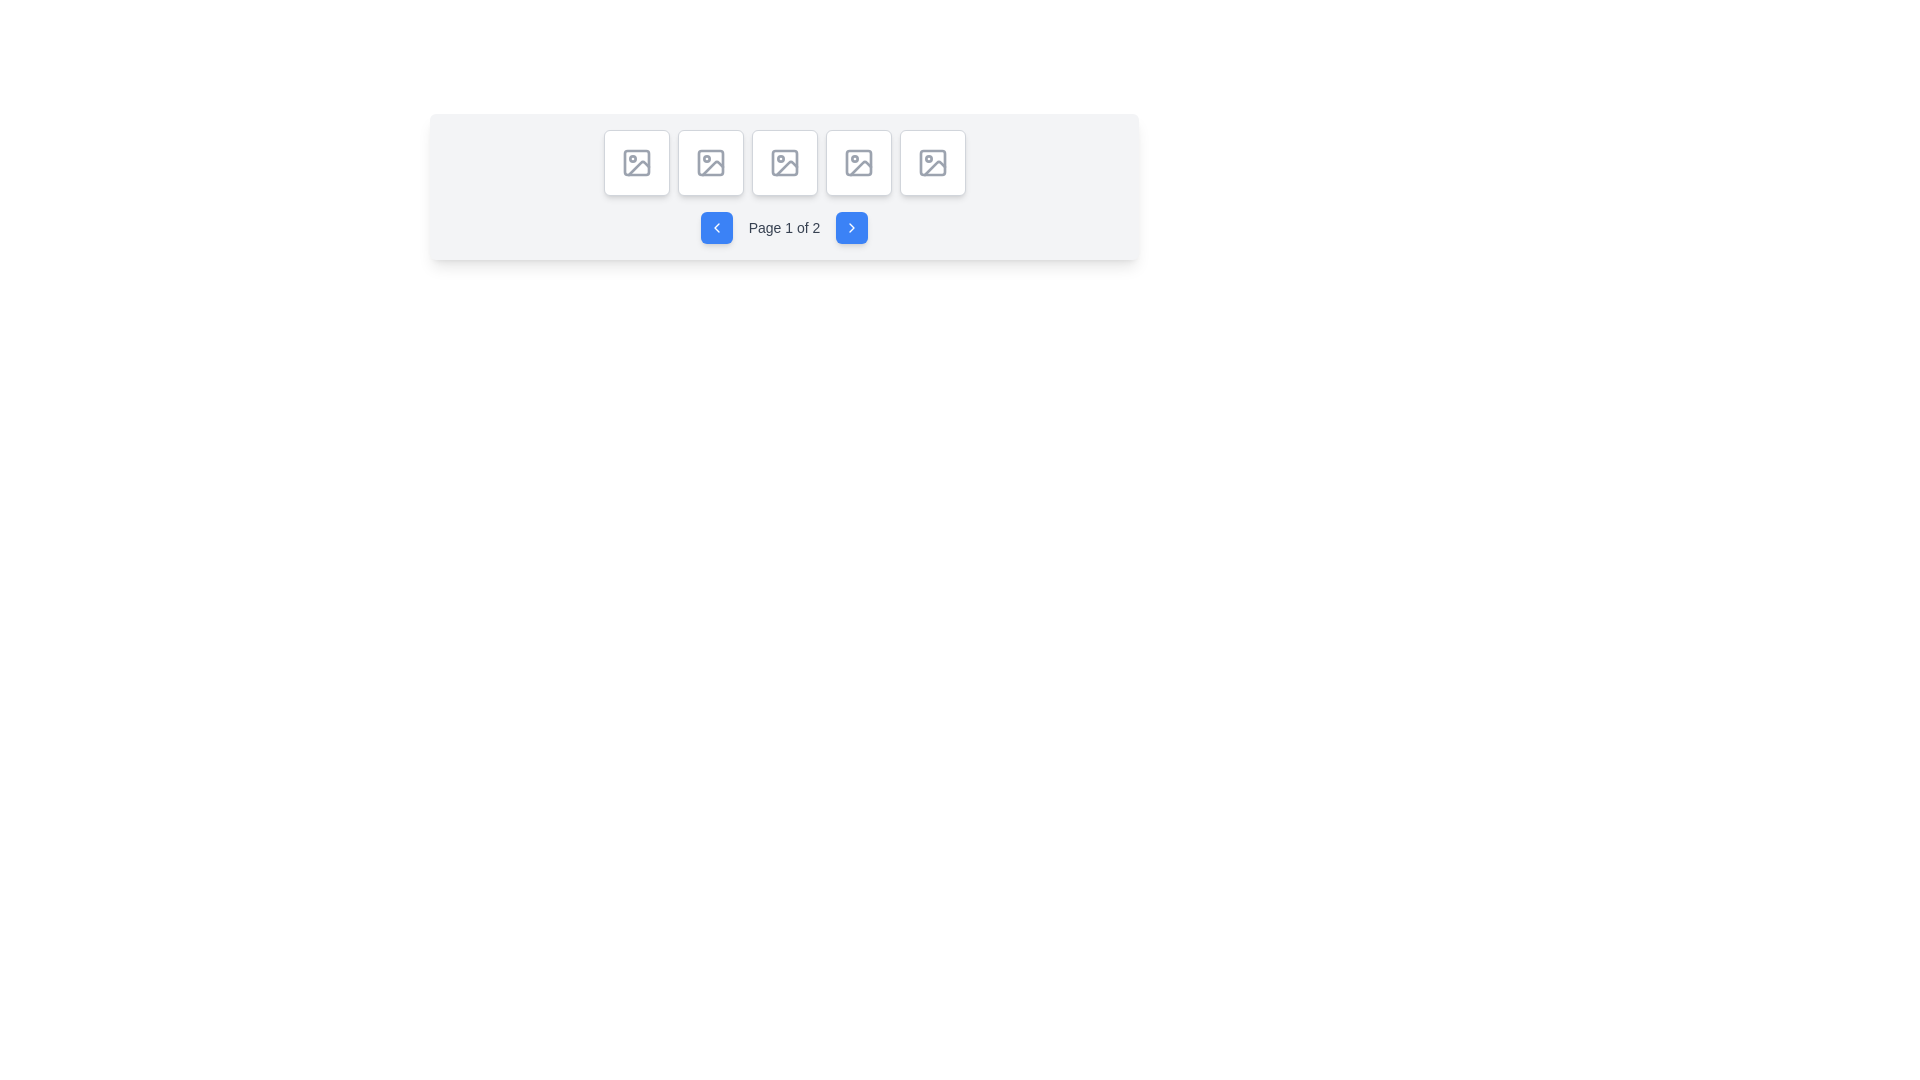 Image resolution: width=1920 pixels, height=1080 pixels. I want to click on the fourth image icon in the horizontally-aligned group at the top of the page, so click(858, 161).